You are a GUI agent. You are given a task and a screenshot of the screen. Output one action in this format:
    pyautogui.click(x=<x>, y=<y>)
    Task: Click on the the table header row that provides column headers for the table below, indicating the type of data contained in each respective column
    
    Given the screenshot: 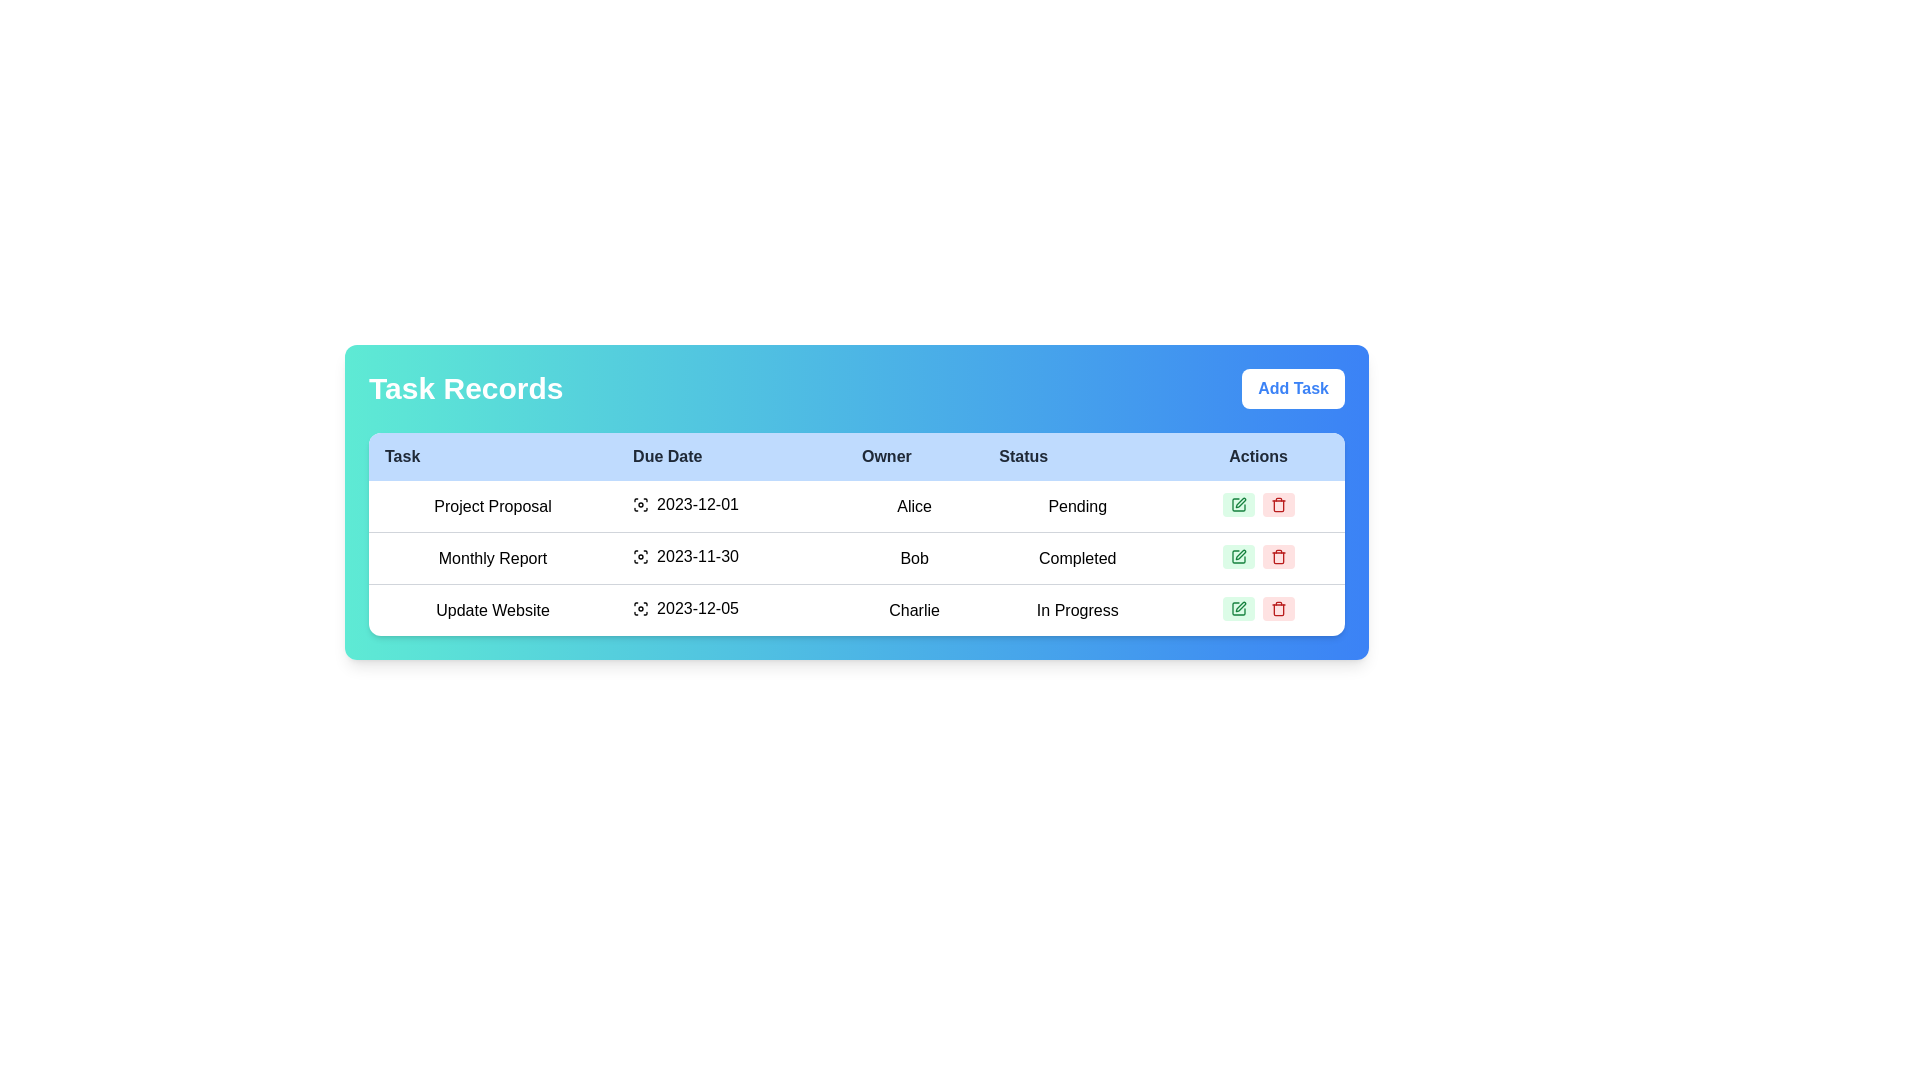 What is the action you would take?
    pyautogui.click(x=857, y=456)
    